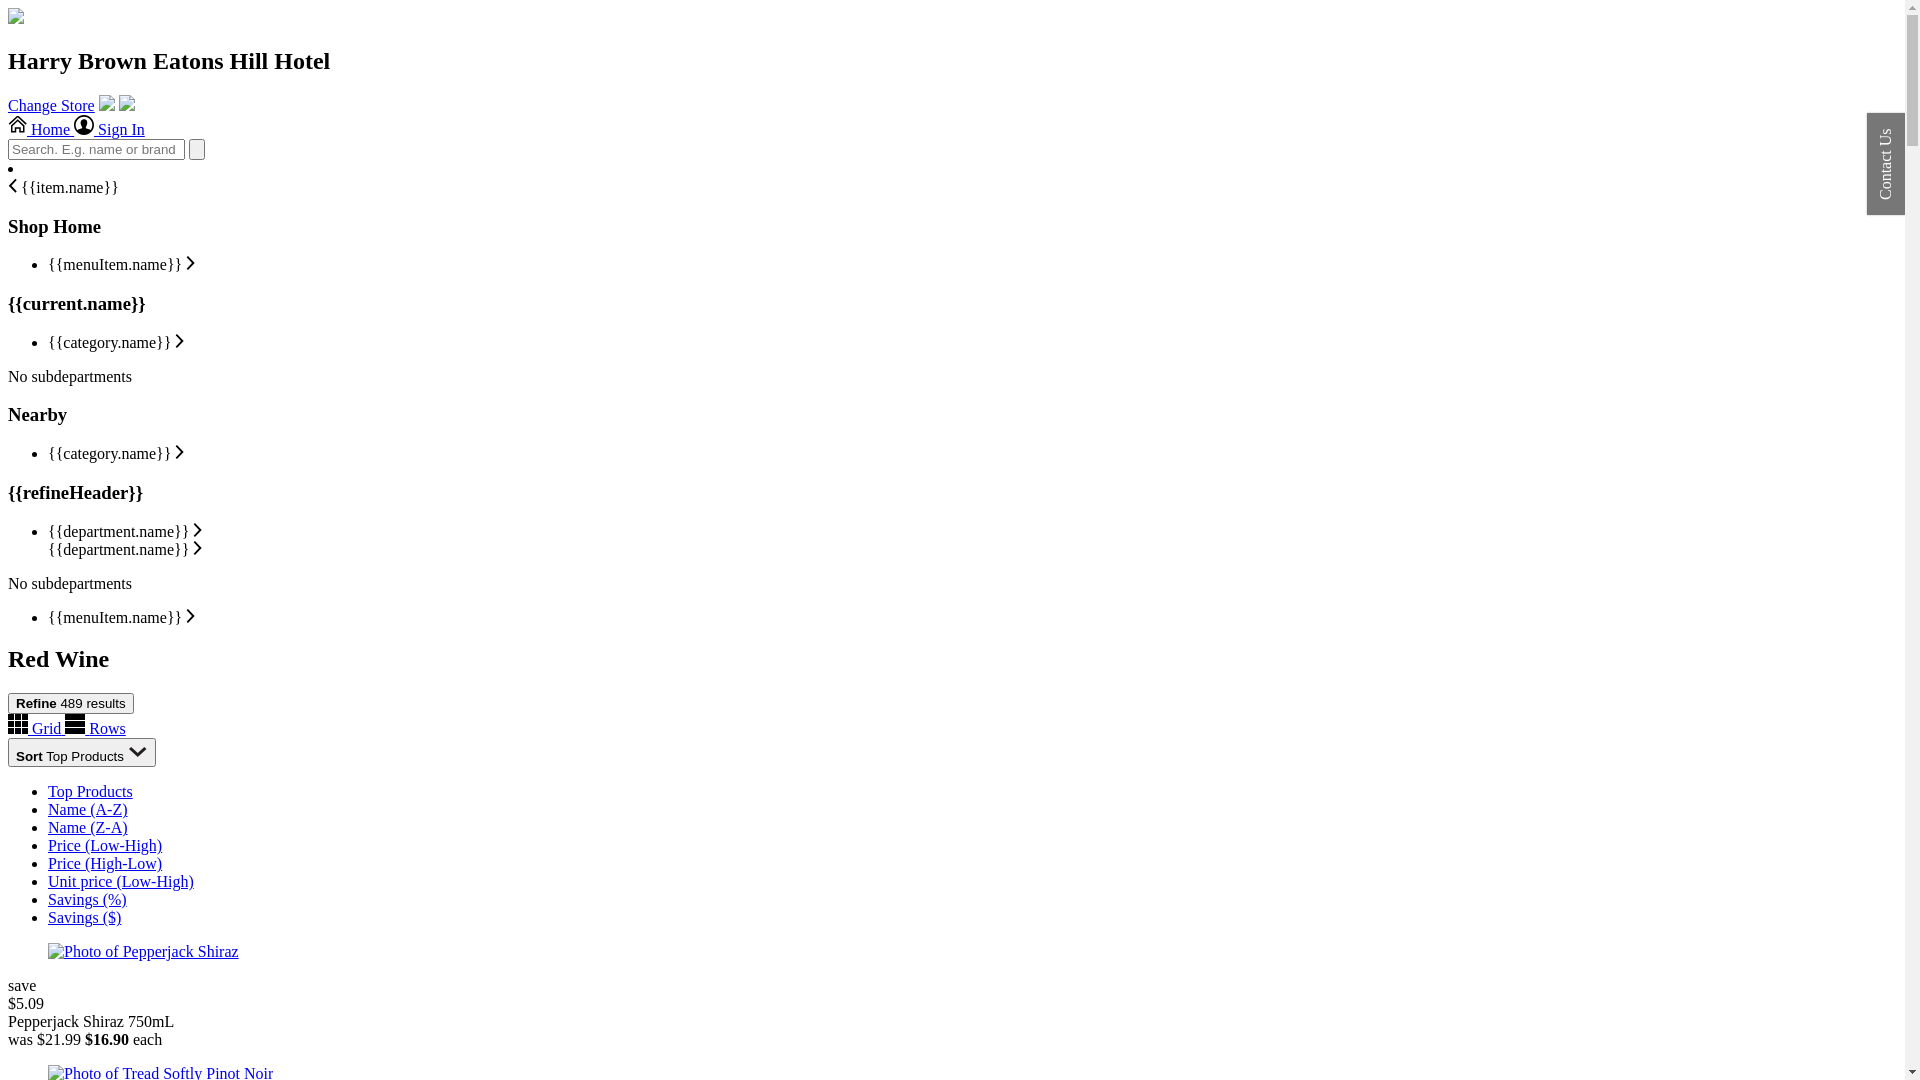  I want to click on 'Name (Z-A)', so click(86, 827).